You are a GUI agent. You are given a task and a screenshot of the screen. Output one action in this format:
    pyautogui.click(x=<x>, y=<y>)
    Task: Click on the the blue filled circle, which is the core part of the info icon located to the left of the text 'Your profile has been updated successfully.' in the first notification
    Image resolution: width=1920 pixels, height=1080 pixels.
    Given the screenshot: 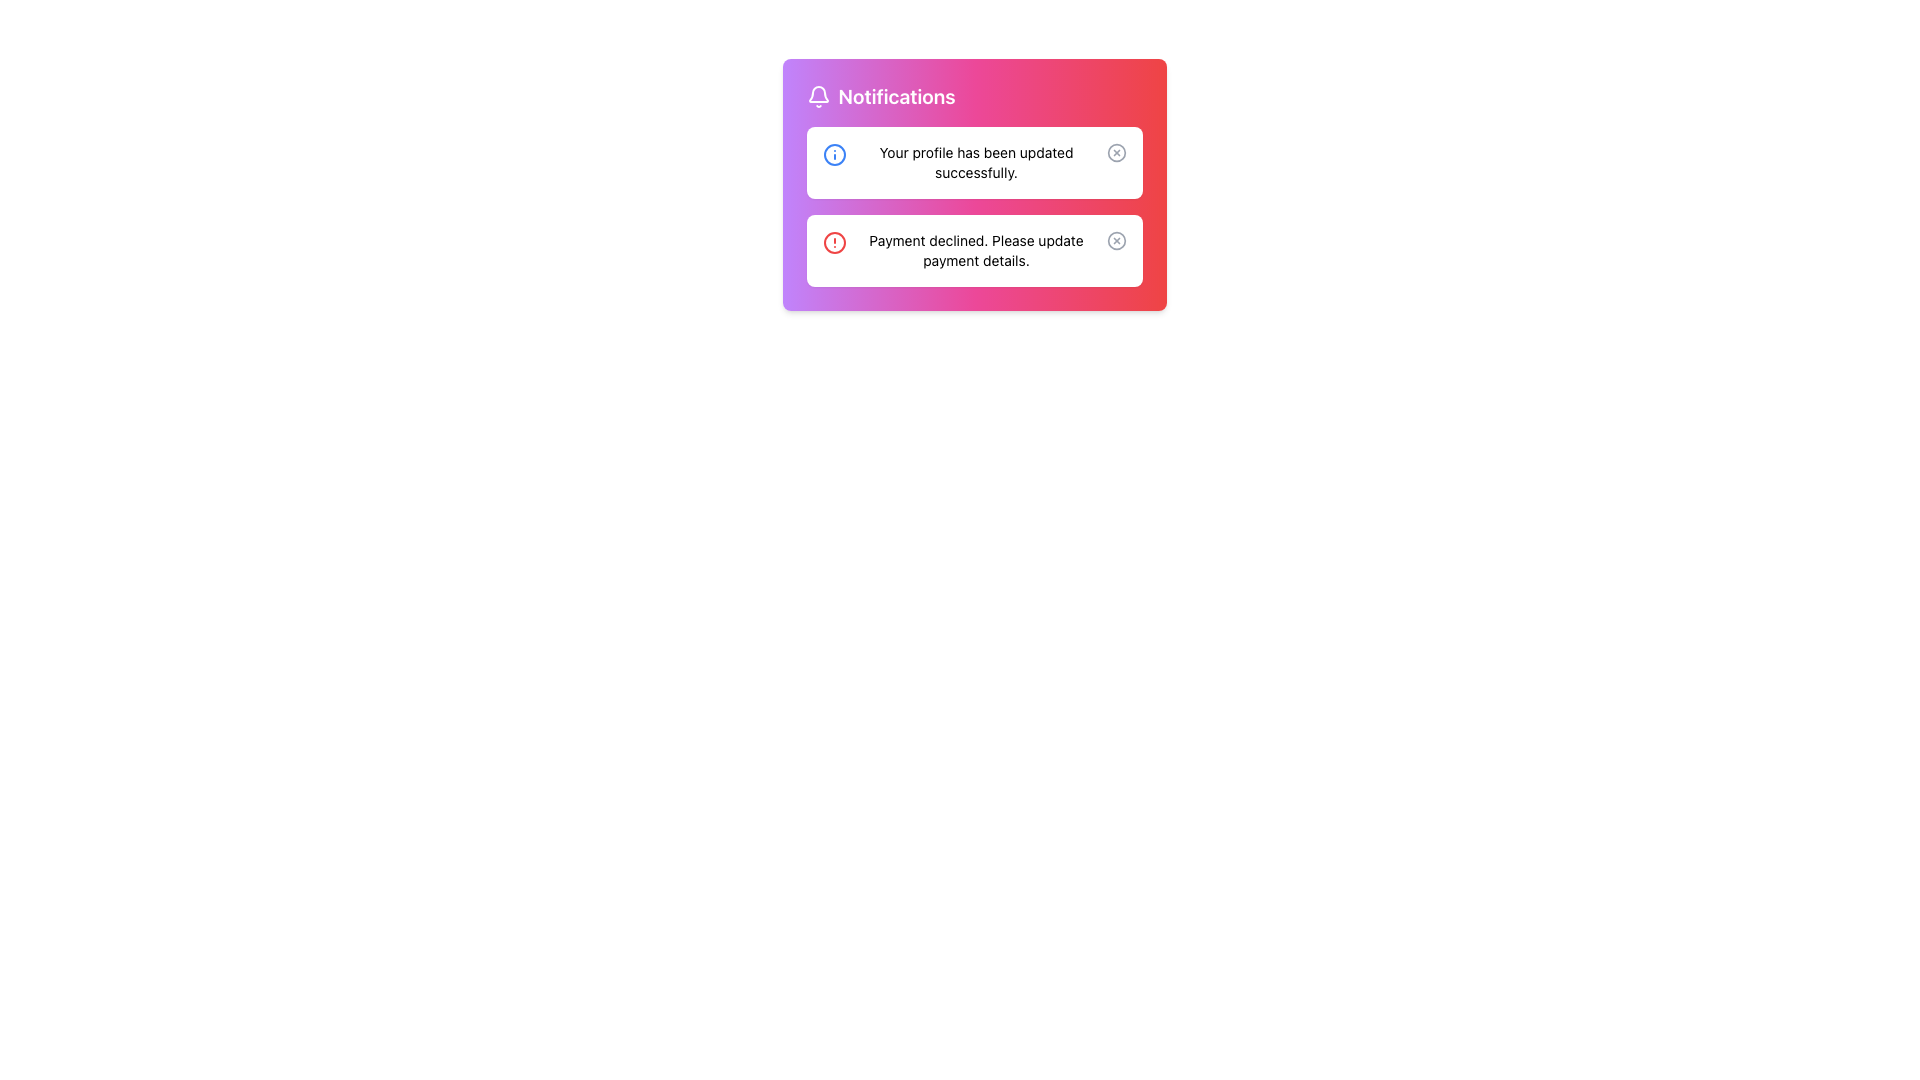 What is the action you would take?
    pyautogui.click(x=834, y=153)
    